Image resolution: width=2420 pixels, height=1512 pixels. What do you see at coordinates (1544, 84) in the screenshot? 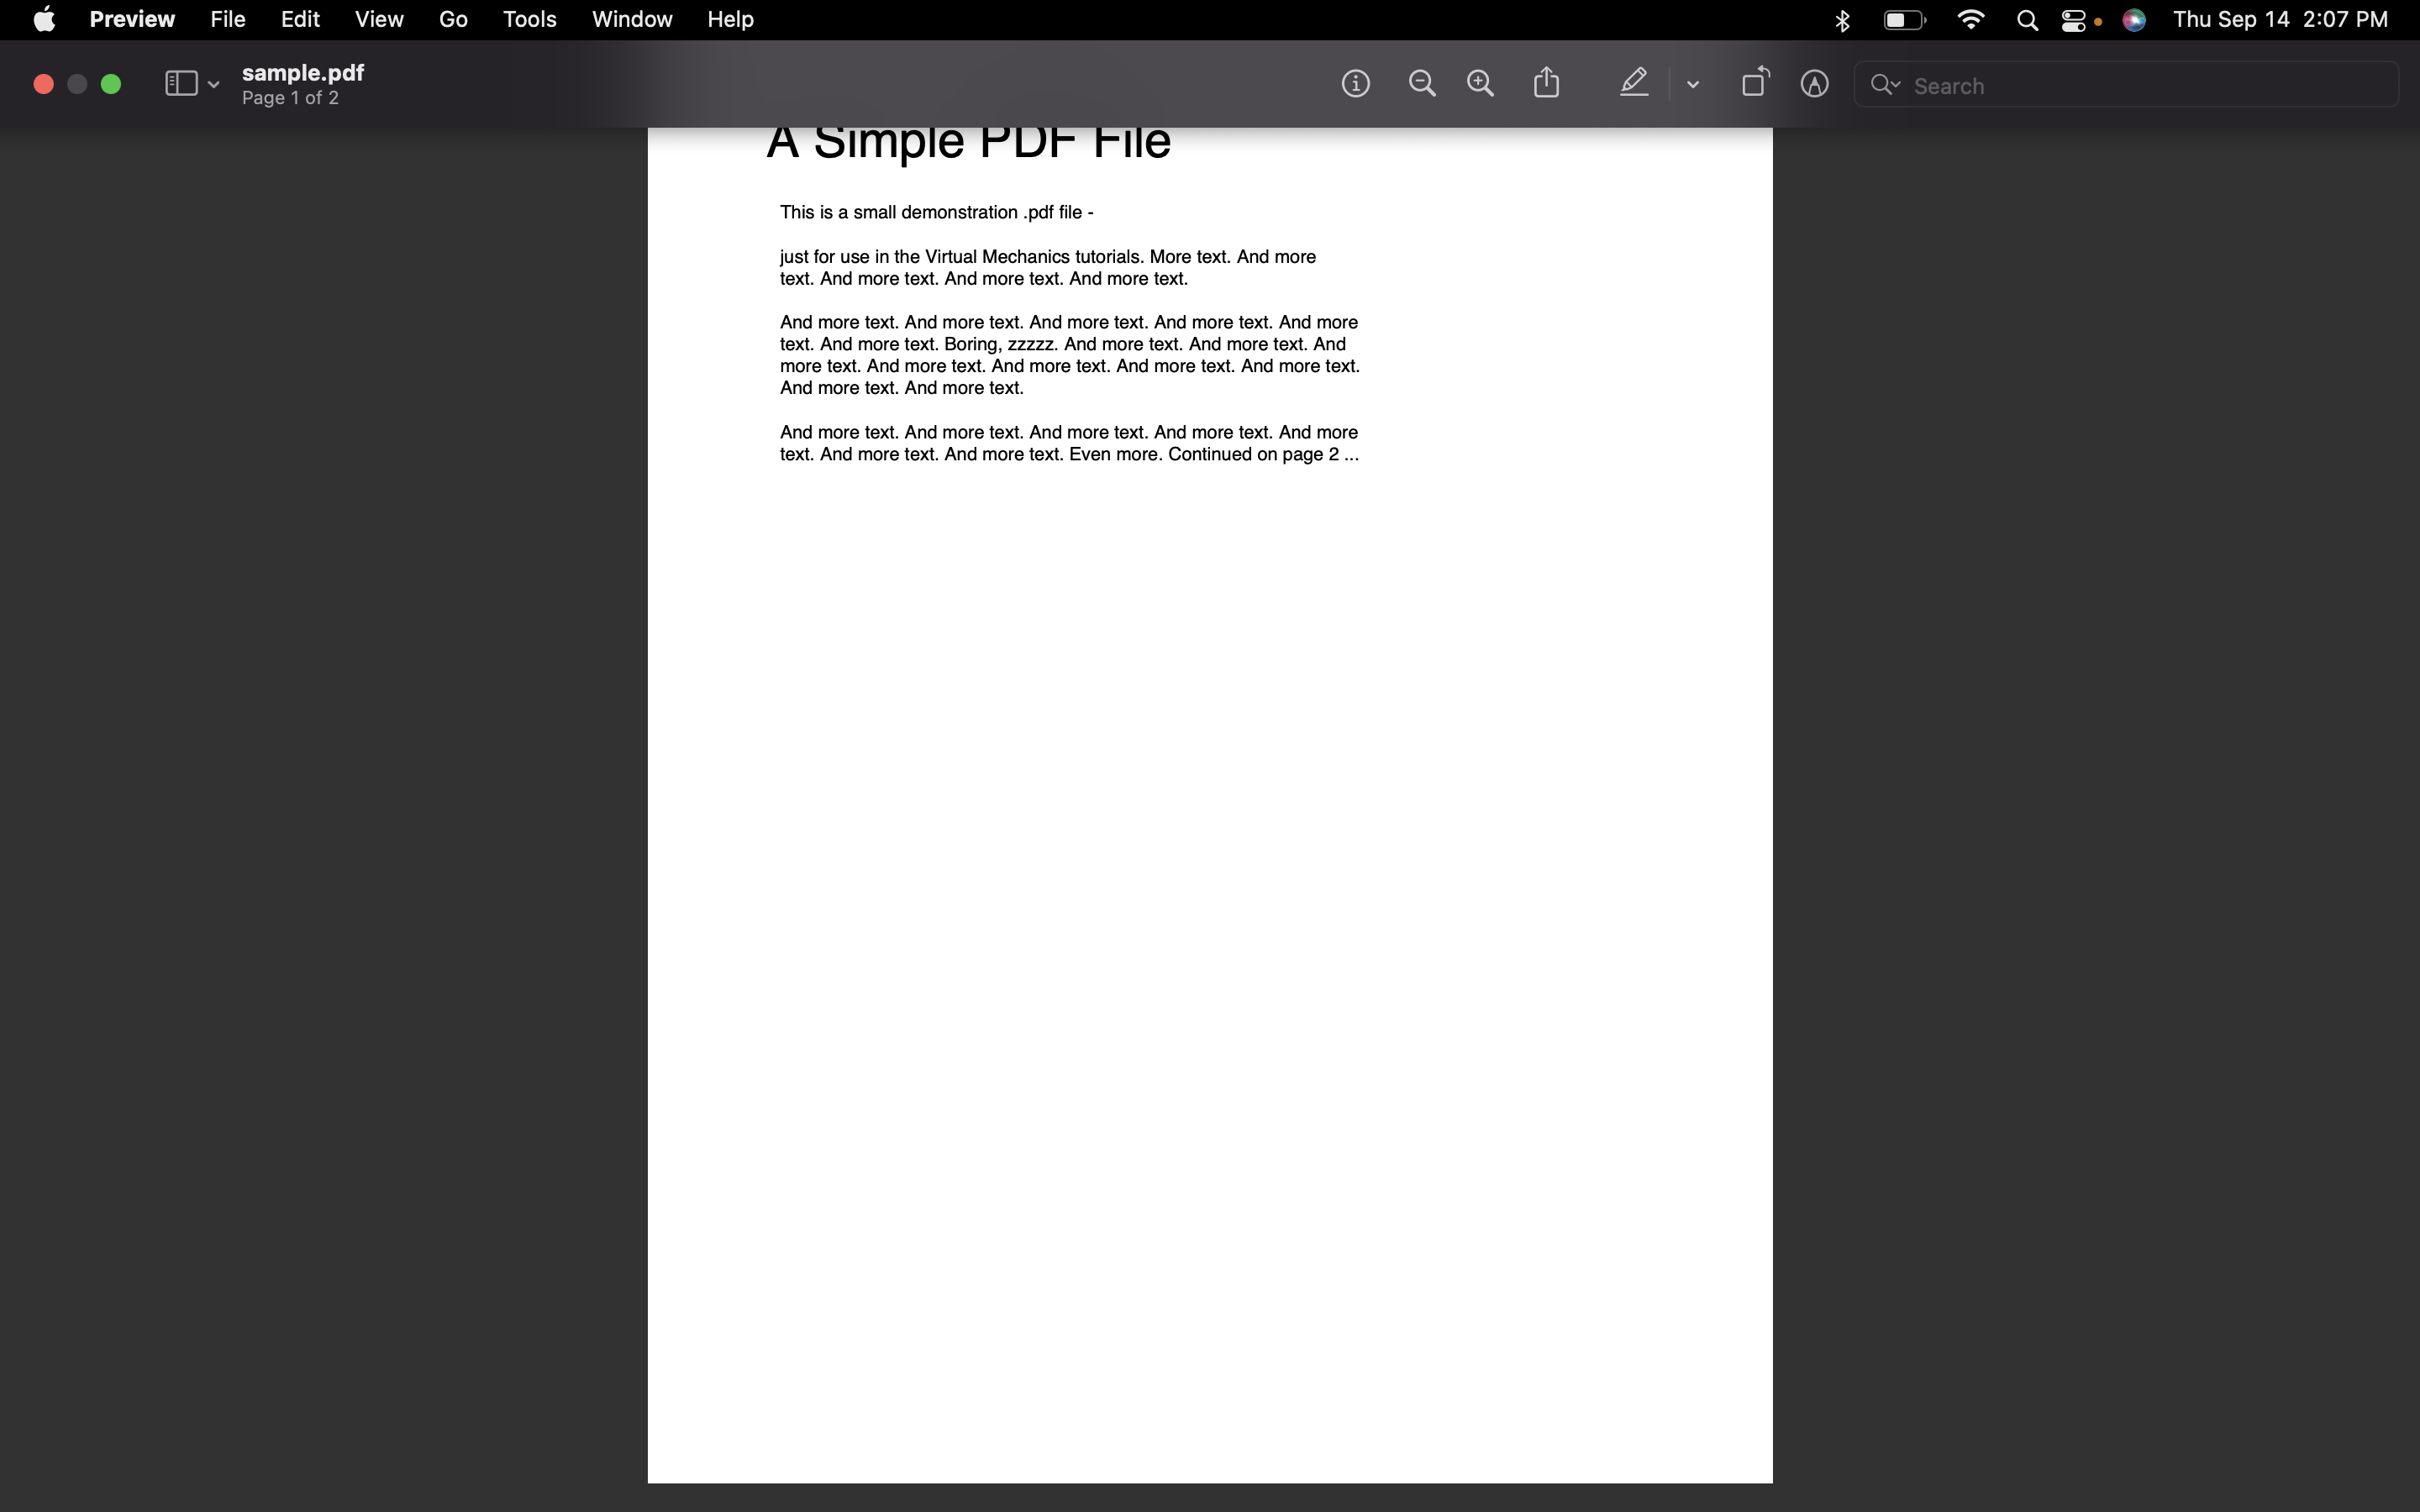
I see `Share the file via Messages` at bounding box center [1544, 84].